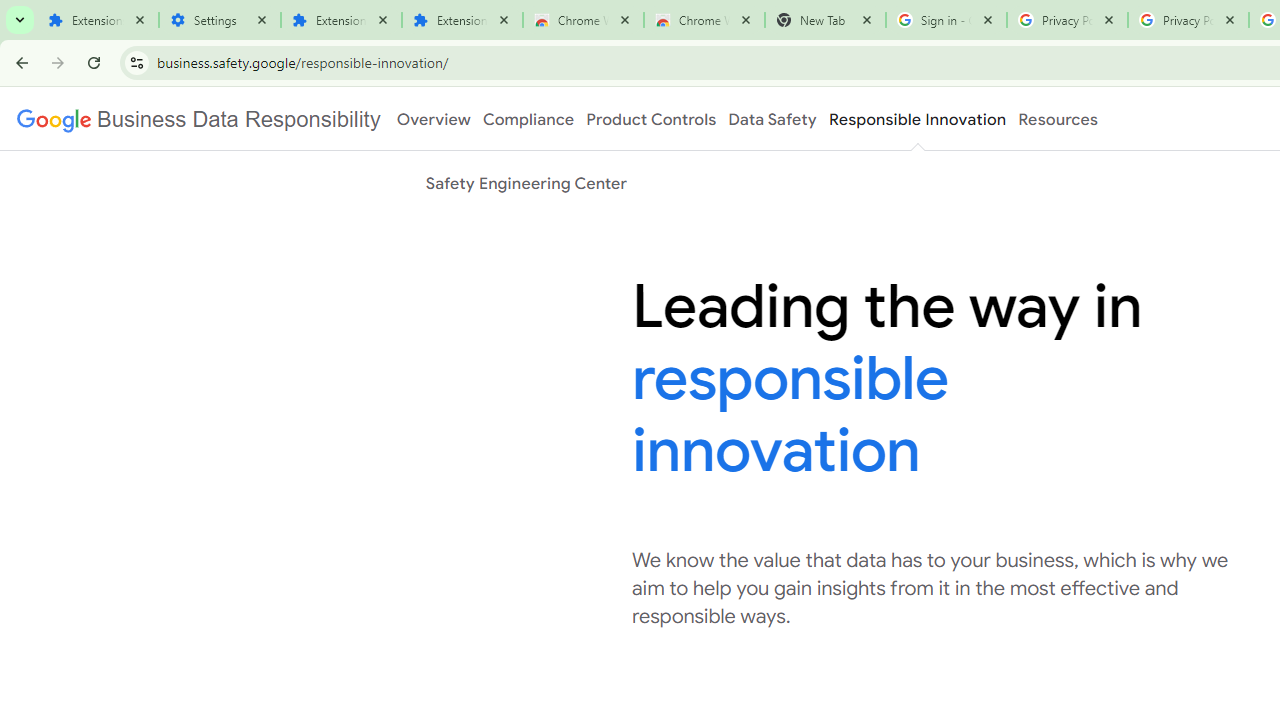 This screenshot has height=720, width=1280. Describe the element at coordinates (945, 20) in the screenshot. I see `'Sign in - Google Accounts'` at that location.